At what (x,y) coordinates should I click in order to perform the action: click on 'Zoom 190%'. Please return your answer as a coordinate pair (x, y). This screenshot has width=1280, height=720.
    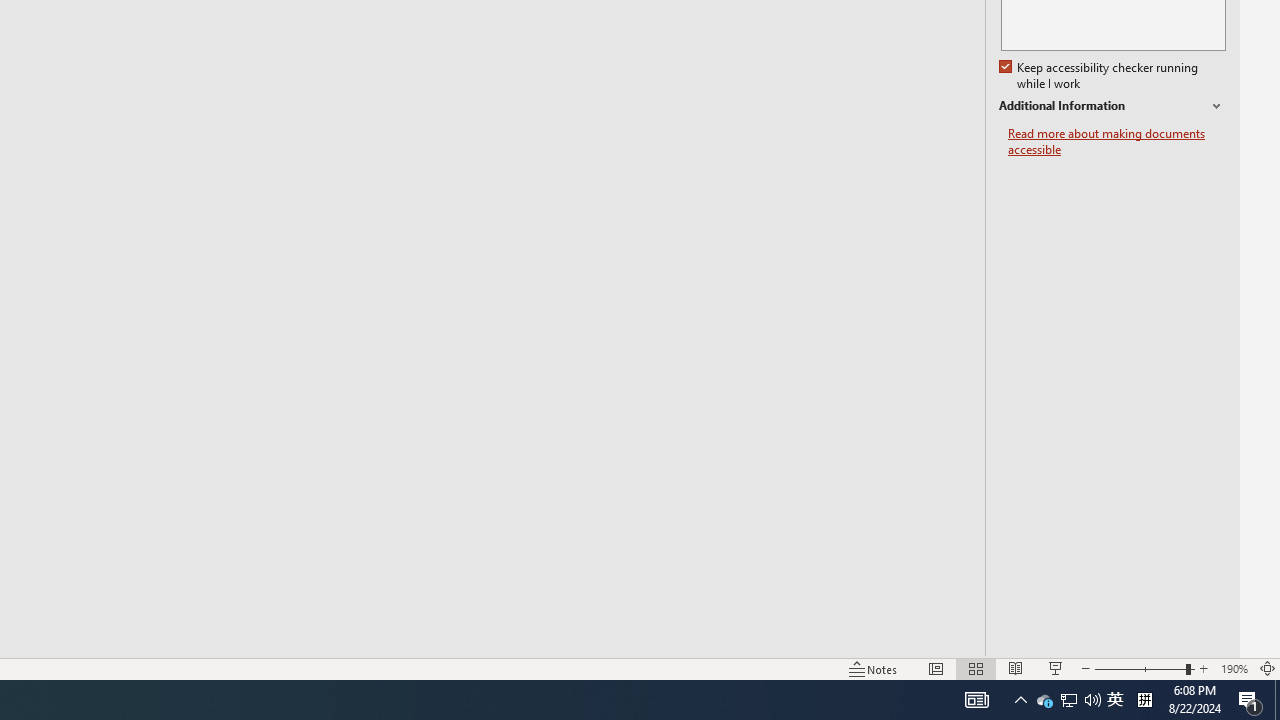
    Looking at the image, I should click on (1233, 669).